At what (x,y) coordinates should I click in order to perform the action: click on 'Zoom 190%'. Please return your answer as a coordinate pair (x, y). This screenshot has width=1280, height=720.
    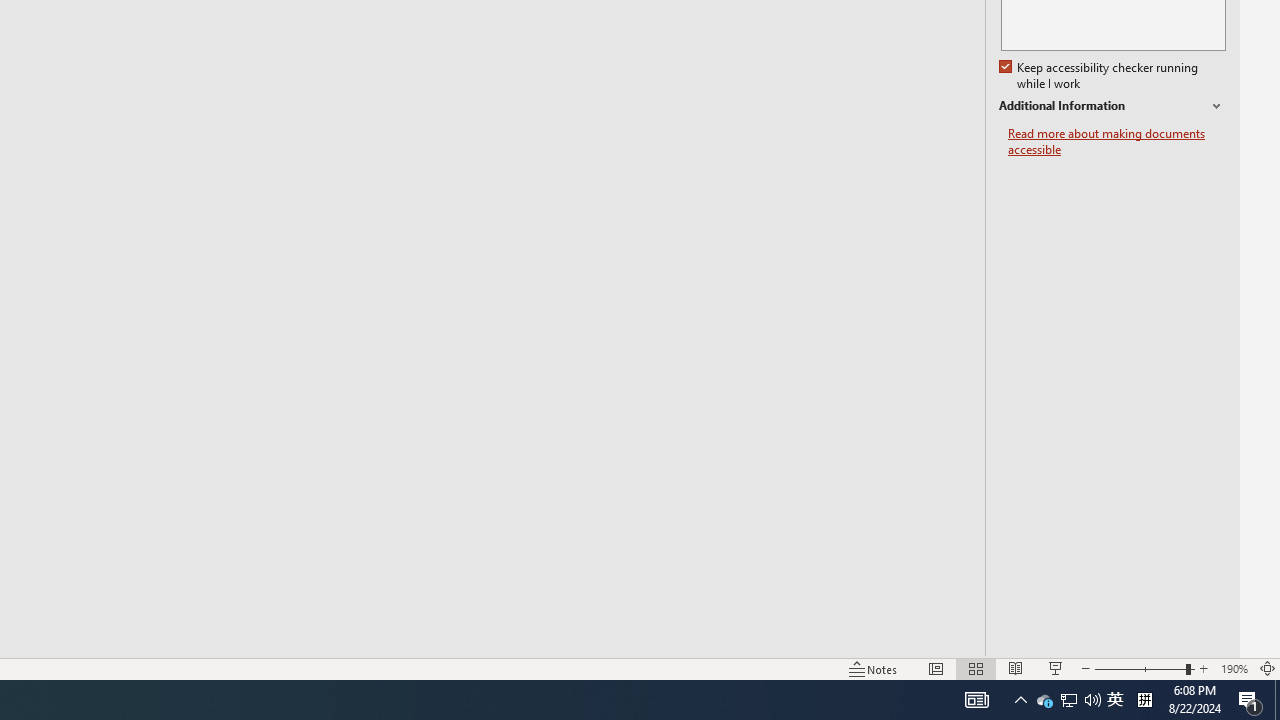
    Looking at the image, I should click on (1233, 669).